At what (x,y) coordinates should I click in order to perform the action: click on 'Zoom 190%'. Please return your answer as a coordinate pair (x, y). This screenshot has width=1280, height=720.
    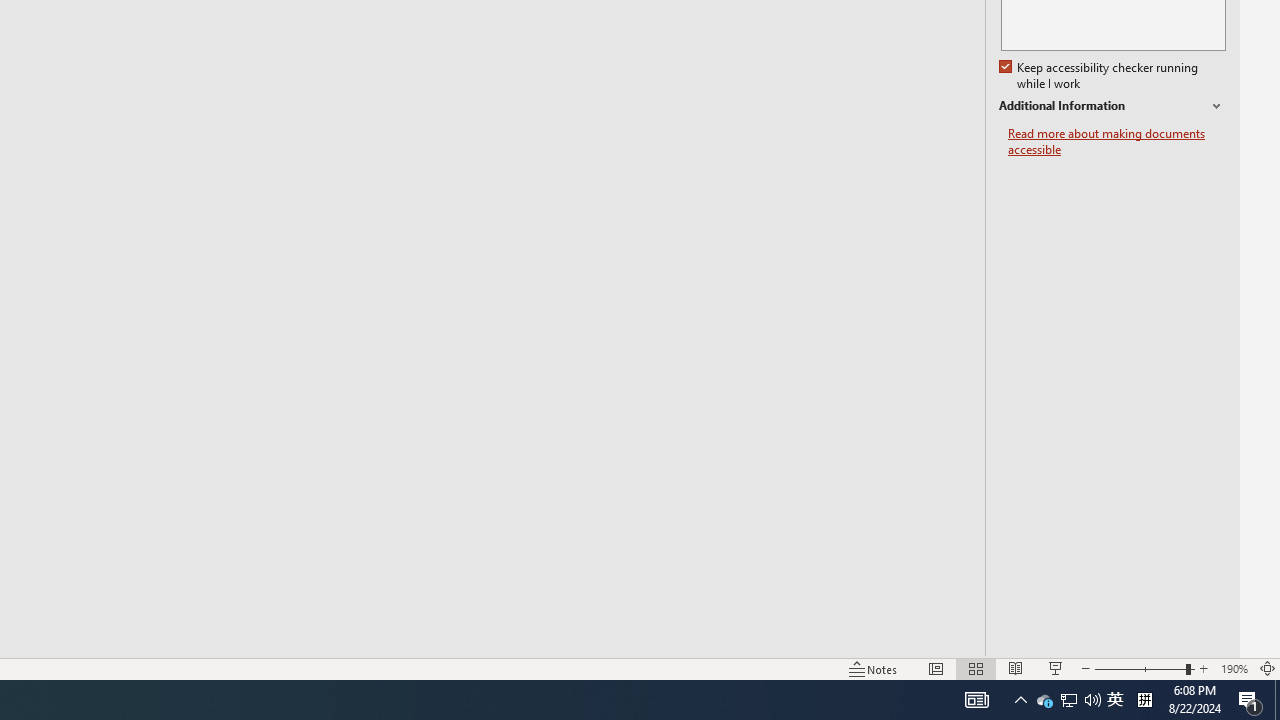
    Looking at the image, I should click on (1233, 669).